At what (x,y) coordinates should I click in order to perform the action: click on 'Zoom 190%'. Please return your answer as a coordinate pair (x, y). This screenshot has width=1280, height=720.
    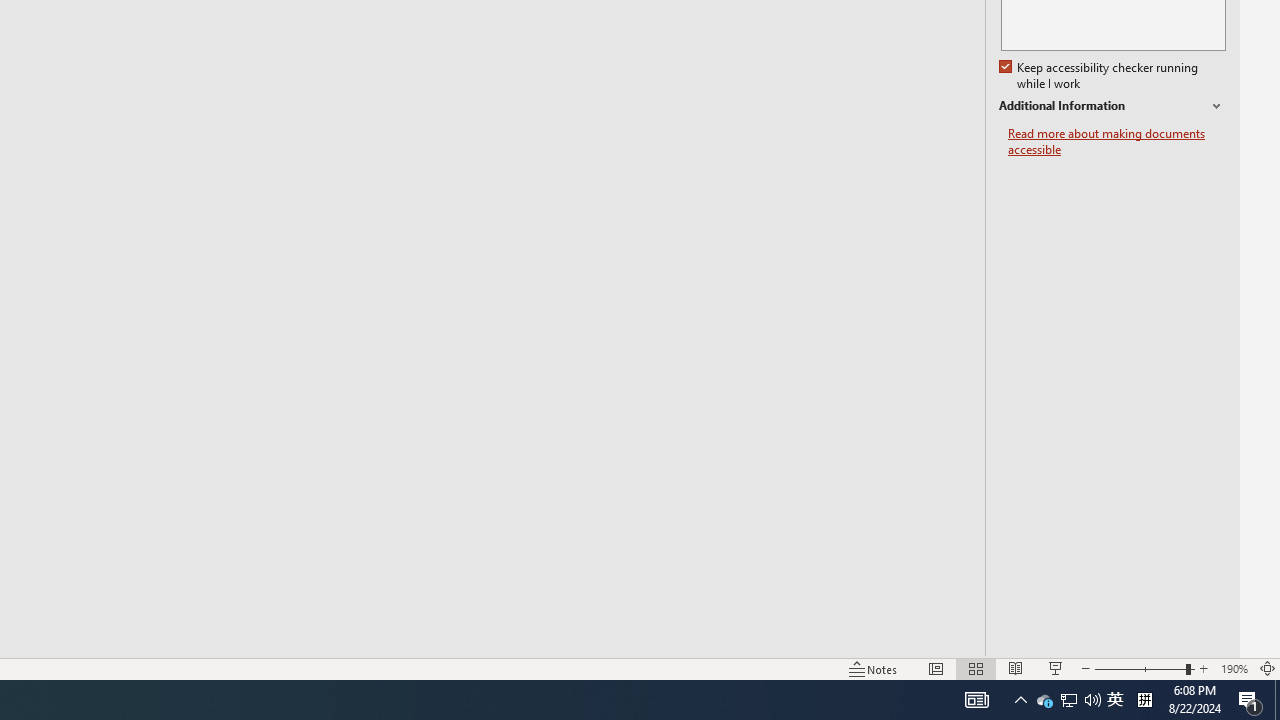
    Looking at the image, I should click on (1233, 669).